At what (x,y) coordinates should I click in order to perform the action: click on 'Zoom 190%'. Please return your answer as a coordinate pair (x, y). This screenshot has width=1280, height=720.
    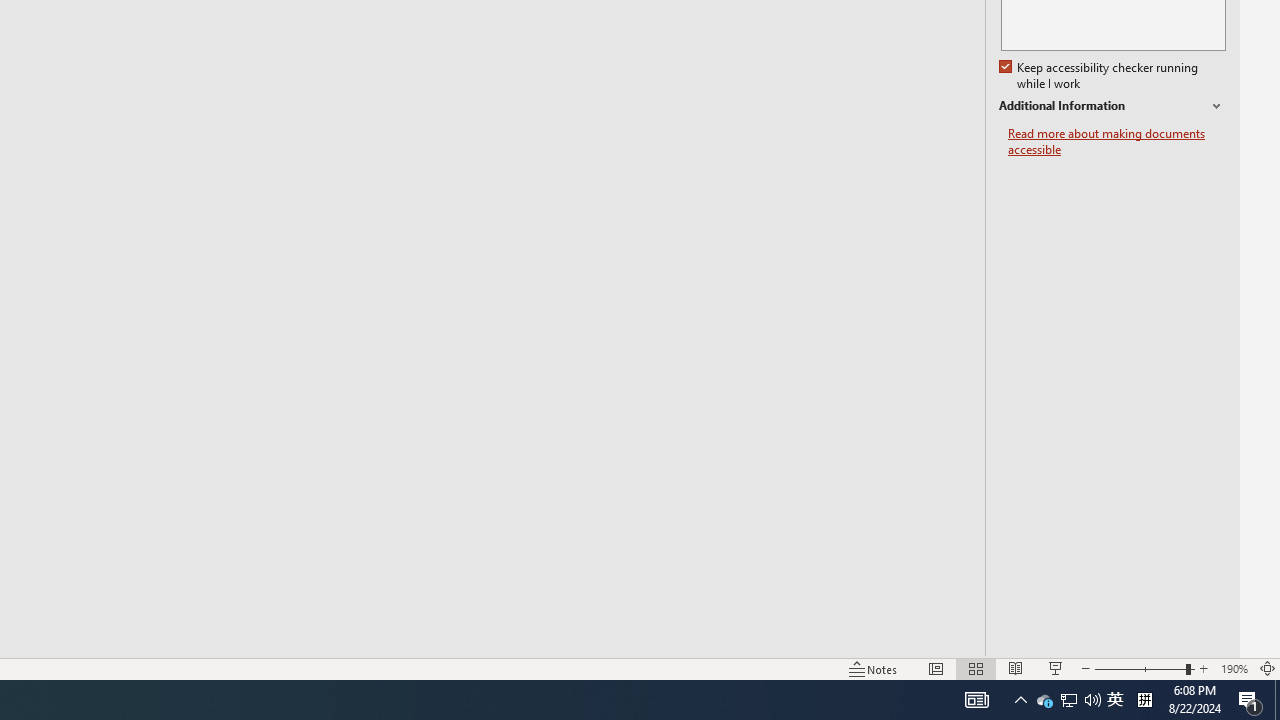
    Looking at the image, I should click on (1233, 669).